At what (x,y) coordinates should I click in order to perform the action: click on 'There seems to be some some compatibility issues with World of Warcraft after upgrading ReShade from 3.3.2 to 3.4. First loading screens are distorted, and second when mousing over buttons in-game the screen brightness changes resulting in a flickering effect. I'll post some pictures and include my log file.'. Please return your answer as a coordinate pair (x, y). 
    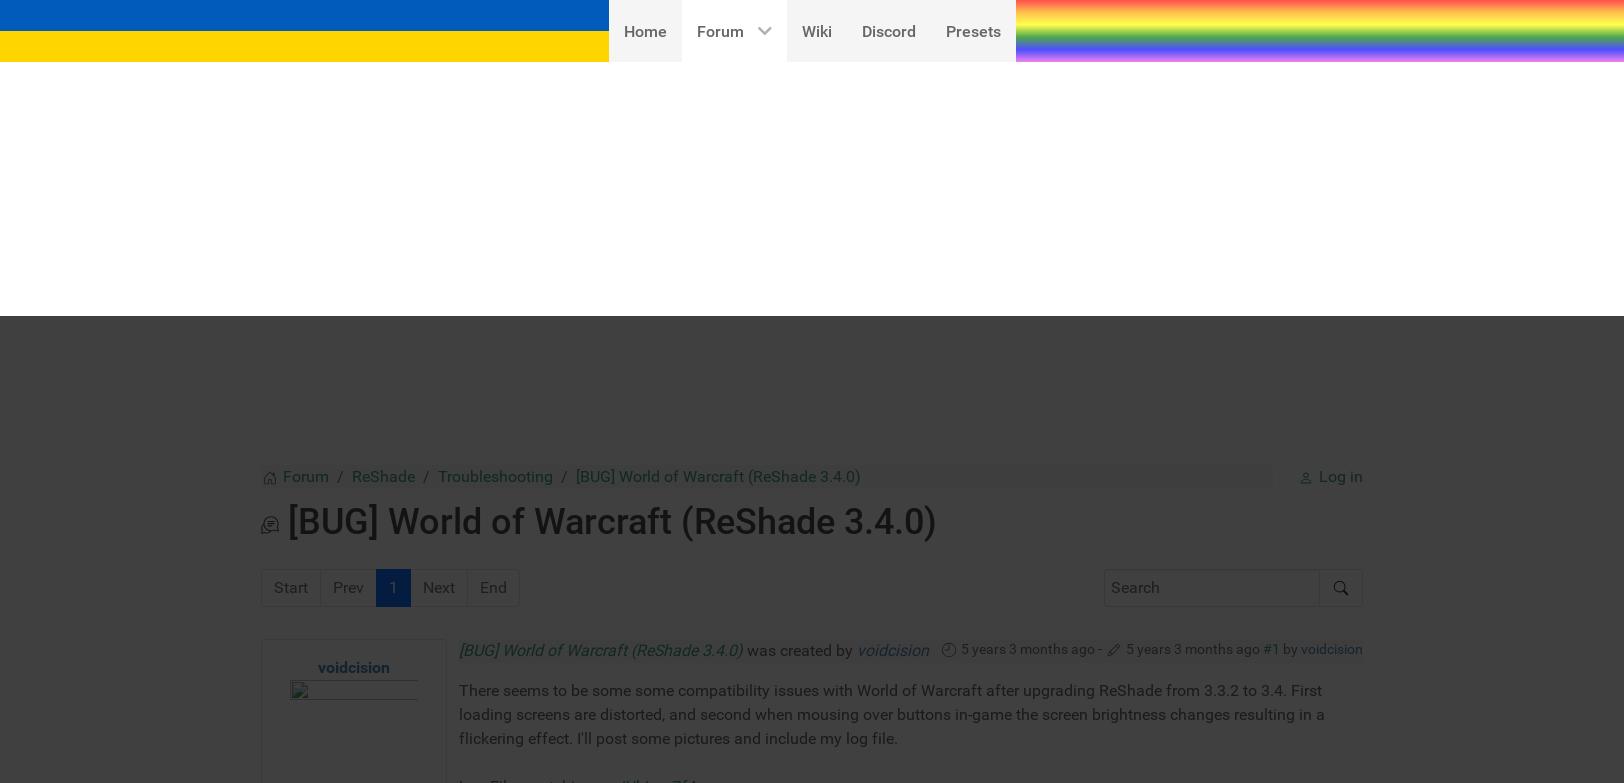
    Looking at the image, I should click on (890, 396).